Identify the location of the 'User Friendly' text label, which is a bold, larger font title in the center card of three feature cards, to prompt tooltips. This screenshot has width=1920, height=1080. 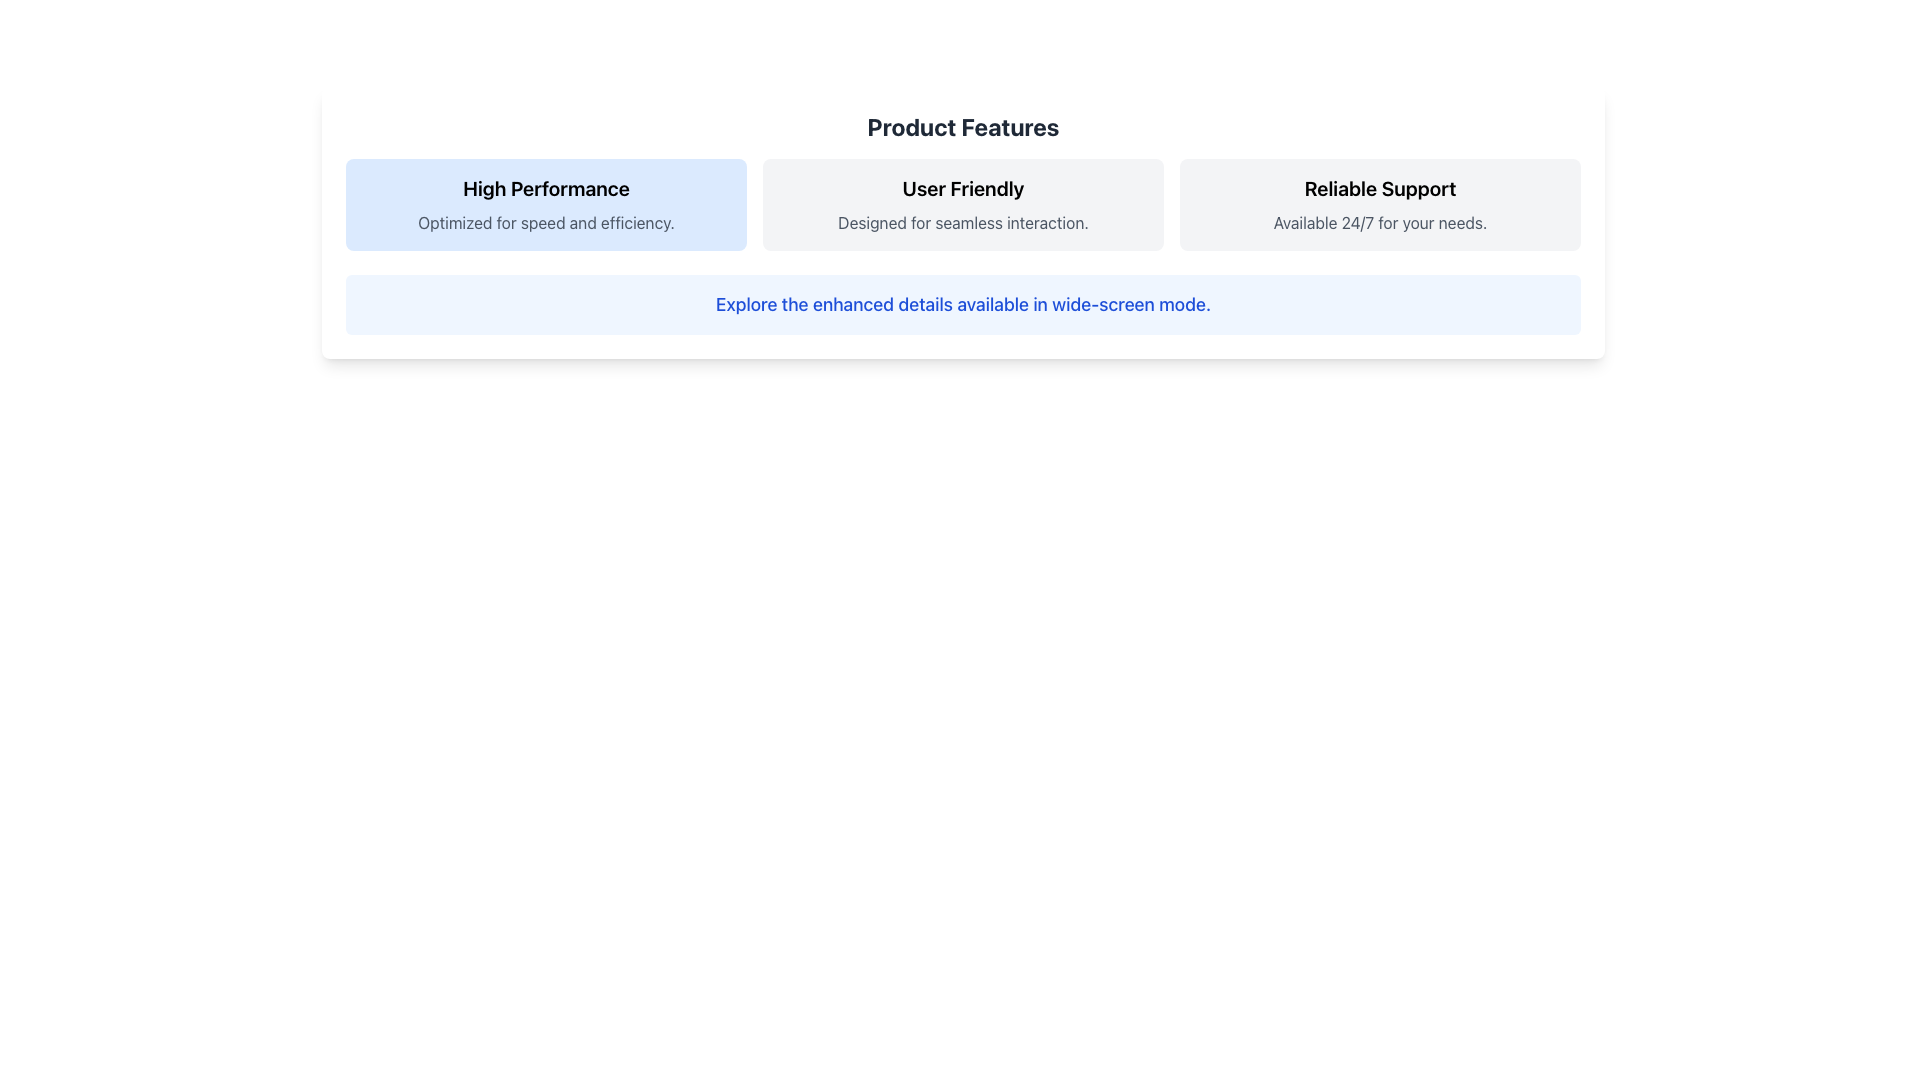
(963, 189).